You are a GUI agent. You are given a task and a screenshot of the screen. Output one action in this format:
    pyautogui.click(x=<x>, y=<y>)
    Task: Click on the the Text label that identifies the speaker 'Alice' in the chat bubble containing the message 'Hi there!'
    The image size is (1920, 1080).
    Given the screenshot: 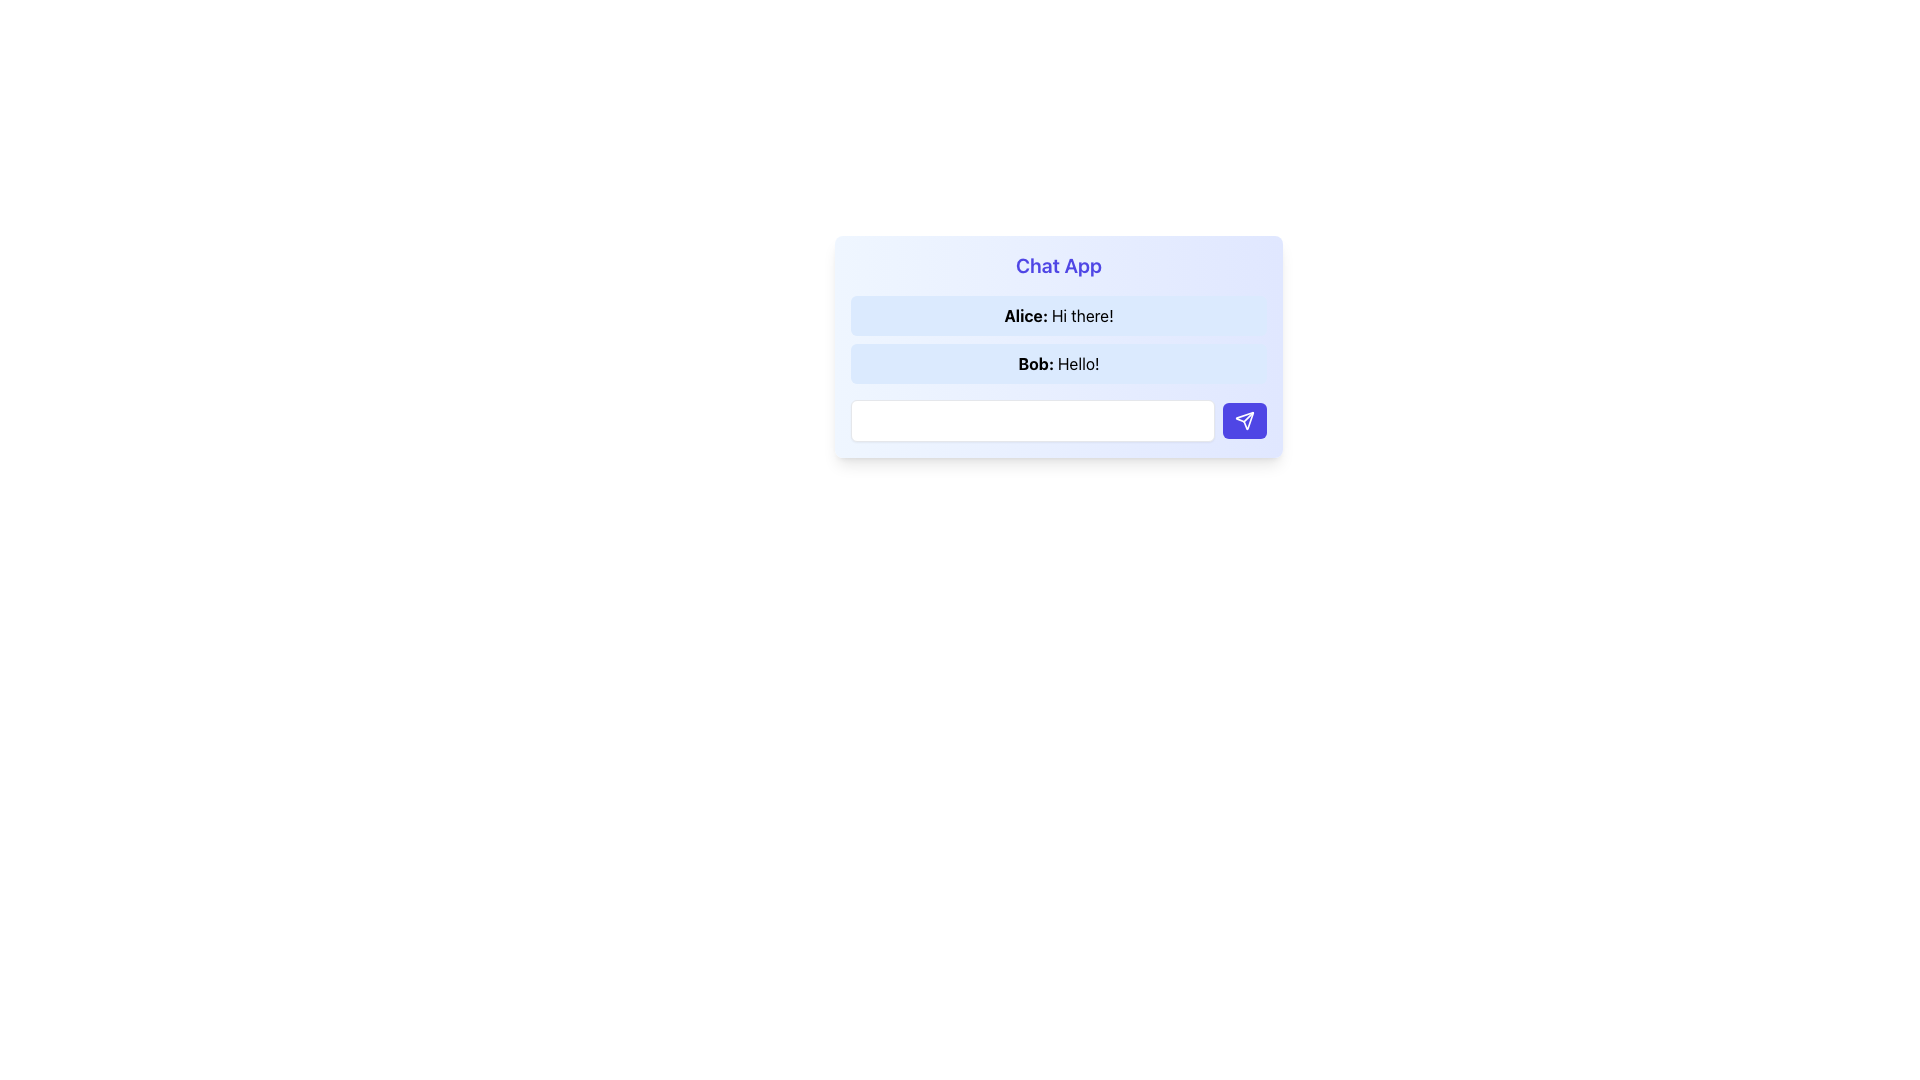 What is the action you would take?
    pyautogui.click(x=1028, y=315)
    